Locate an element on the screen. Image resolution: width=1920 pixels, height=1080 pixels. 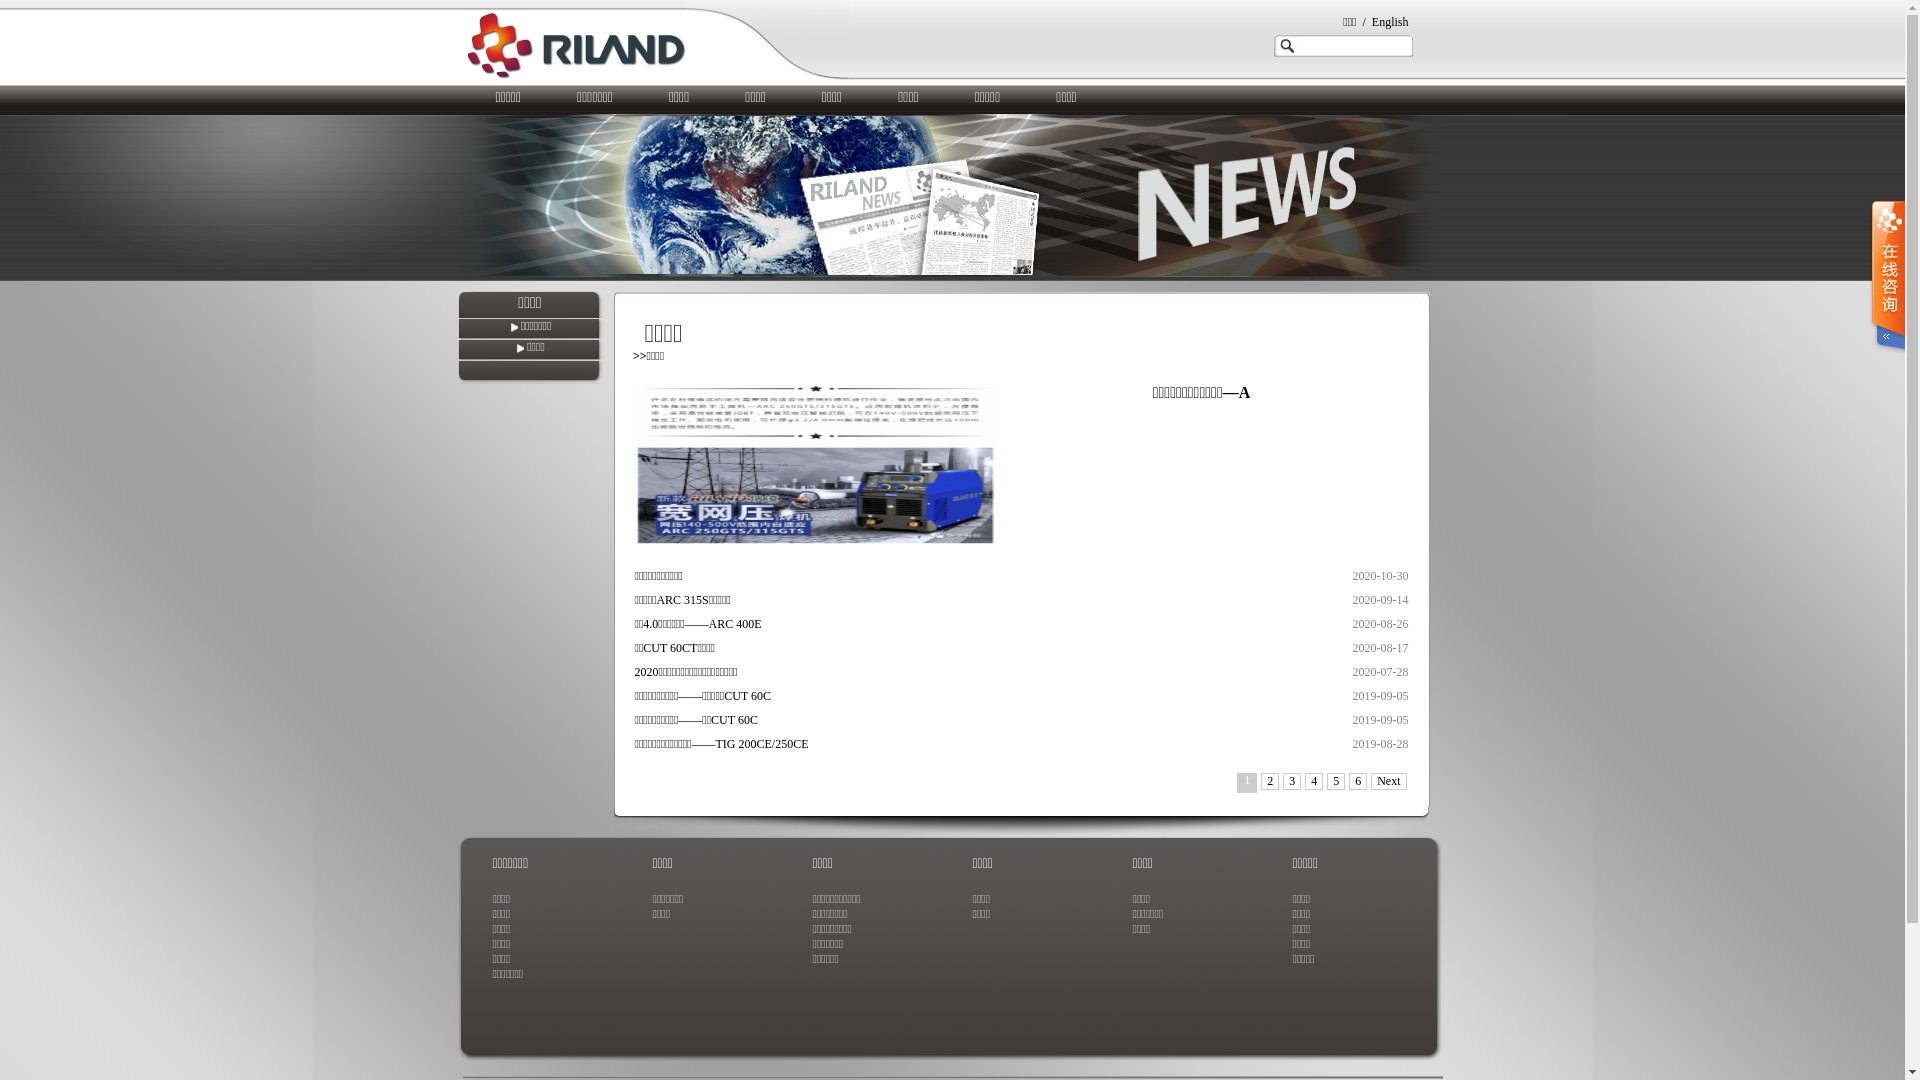
'6' is located at coordinates (1358, 780).